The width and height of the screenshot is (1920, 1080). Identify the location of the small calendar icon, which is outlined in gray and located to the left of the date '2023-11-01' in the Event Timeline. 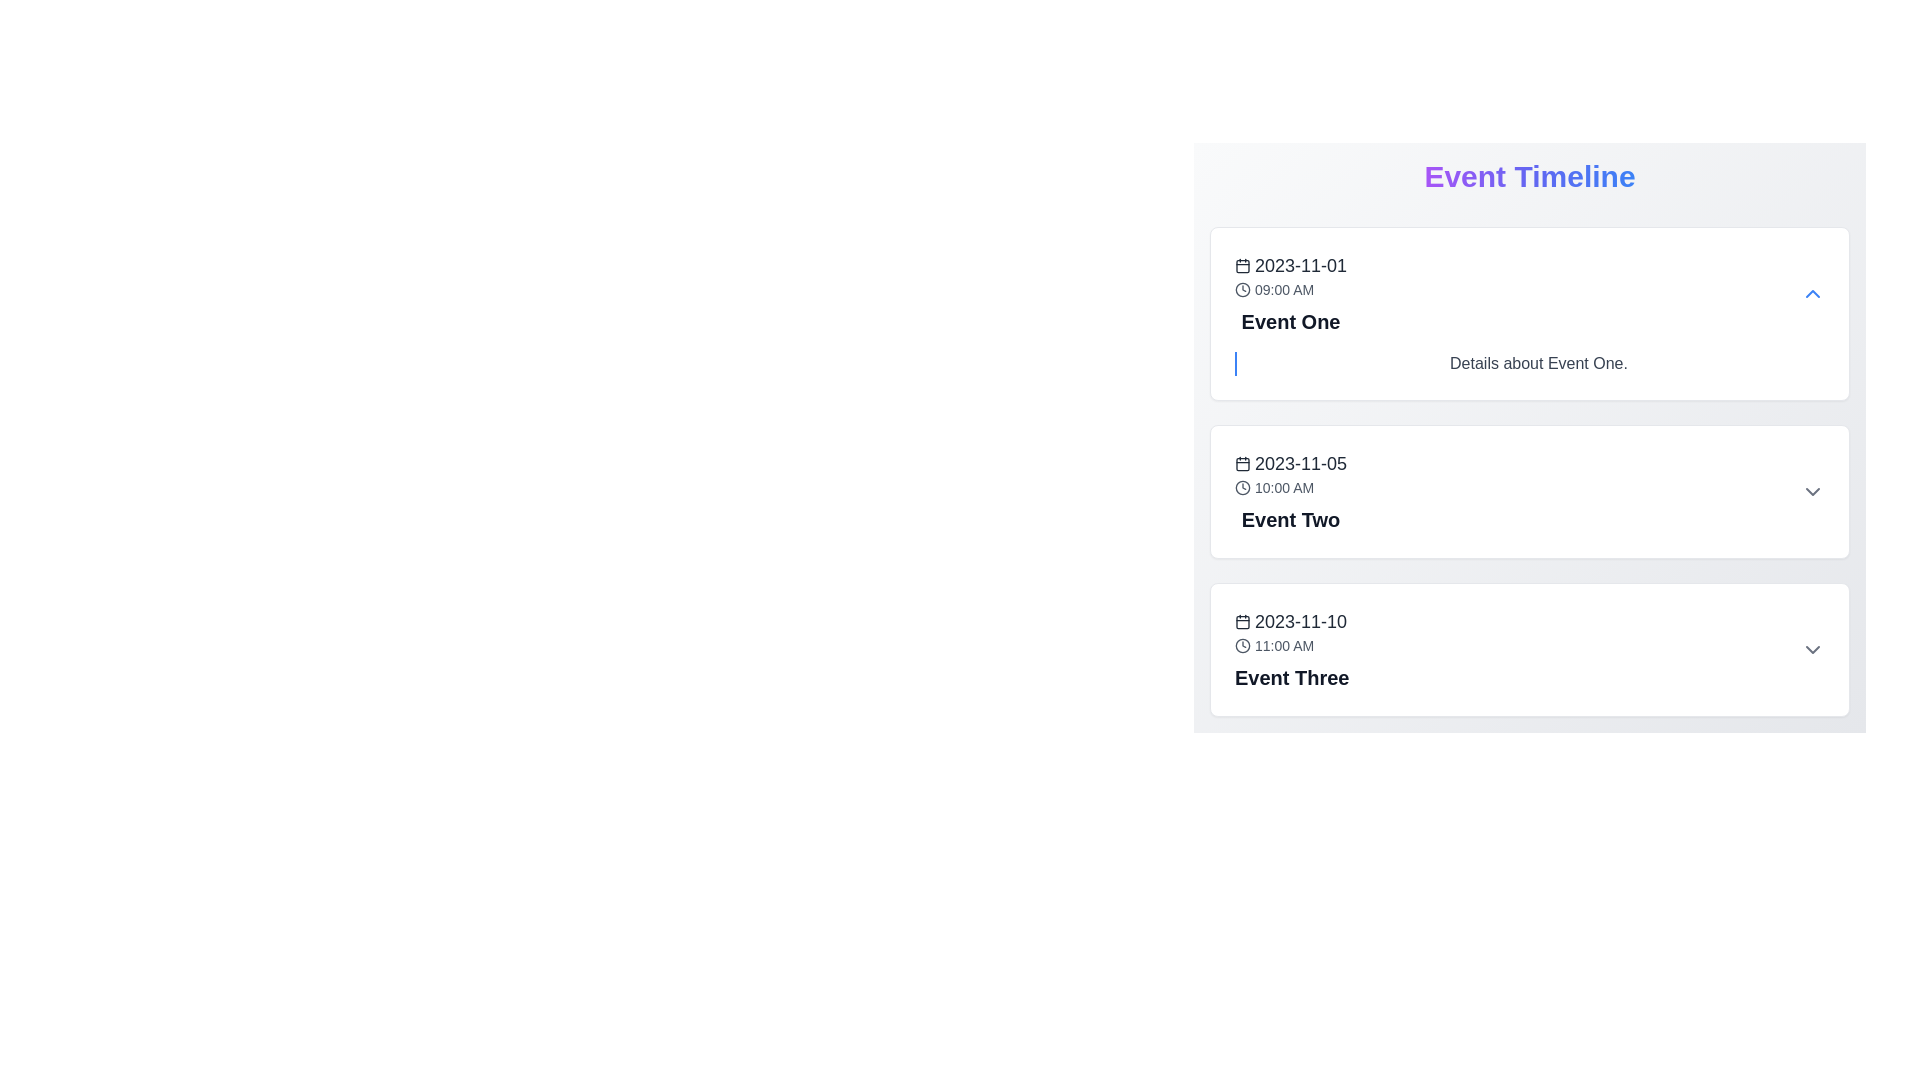
(1242, 265).